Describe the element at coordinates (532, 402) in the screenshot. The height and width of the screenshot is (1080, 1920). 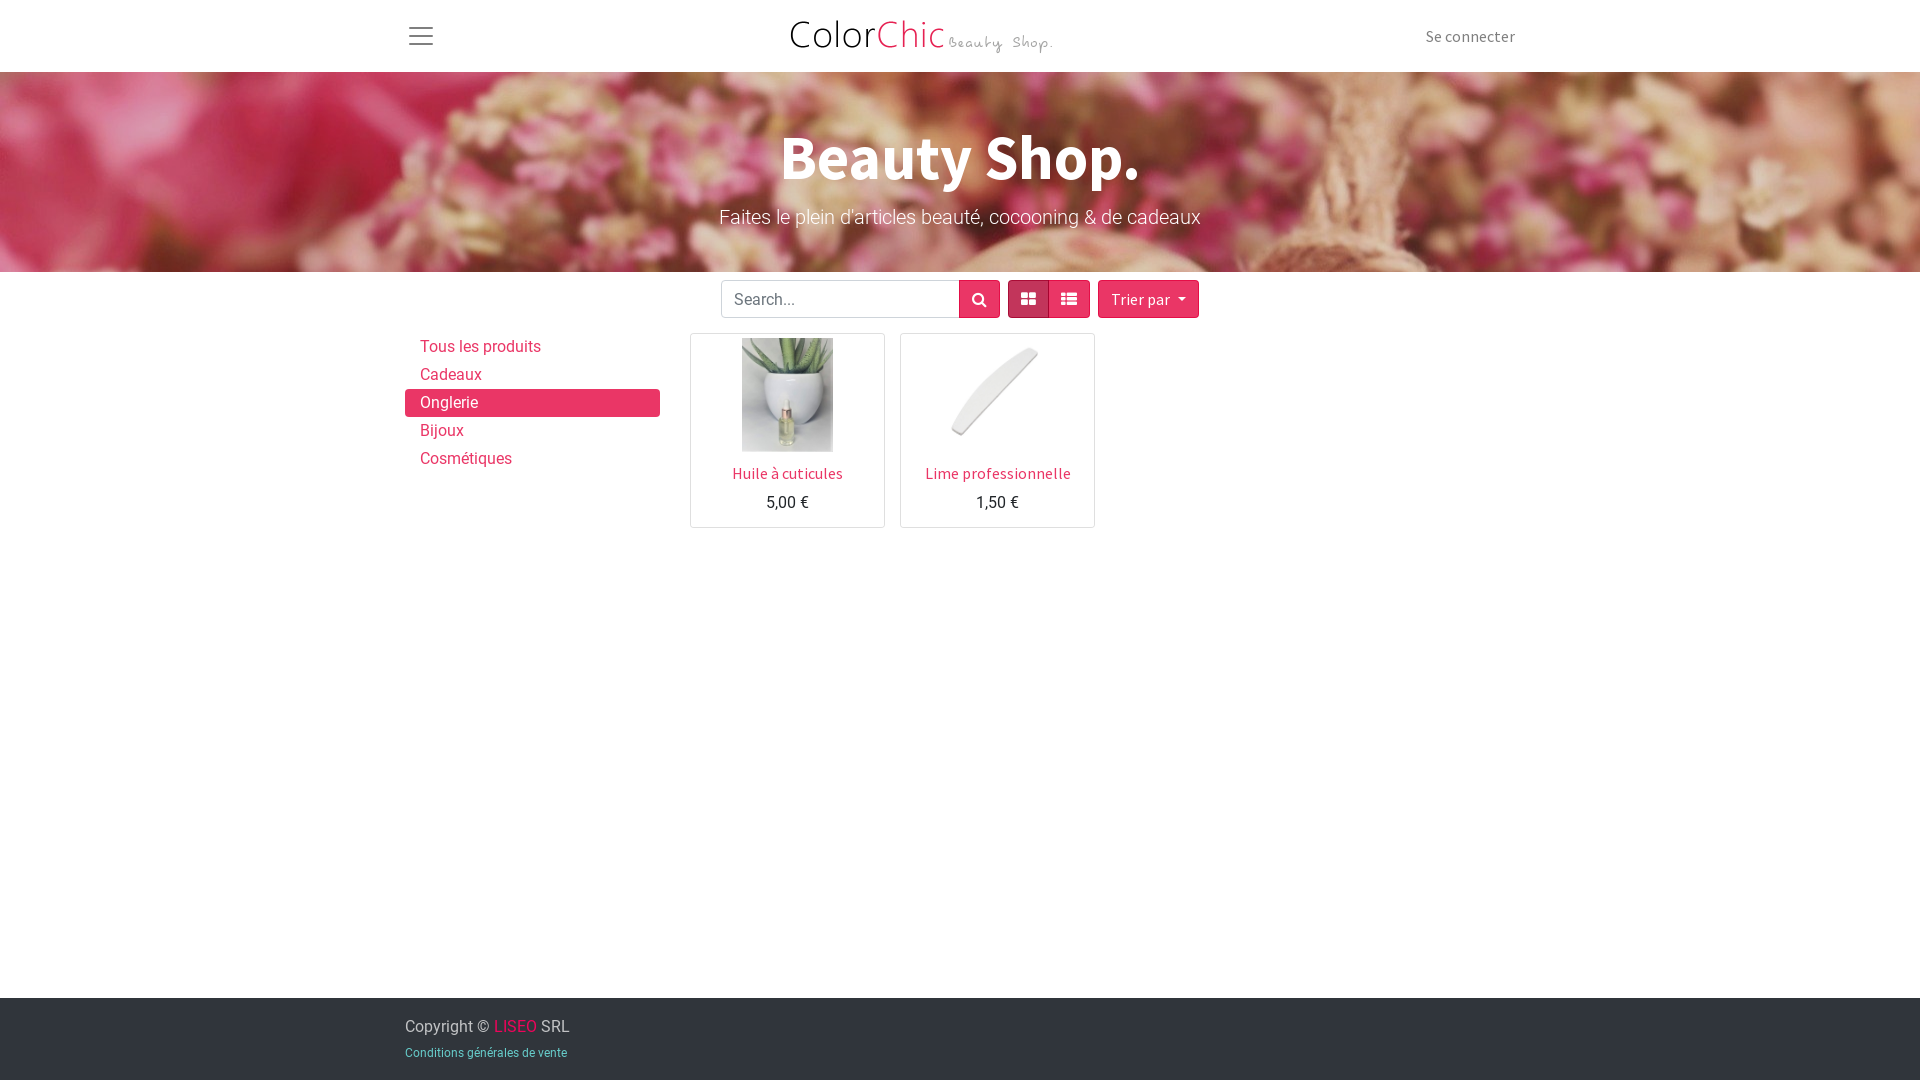
I see `'Onglerie'` at that location.